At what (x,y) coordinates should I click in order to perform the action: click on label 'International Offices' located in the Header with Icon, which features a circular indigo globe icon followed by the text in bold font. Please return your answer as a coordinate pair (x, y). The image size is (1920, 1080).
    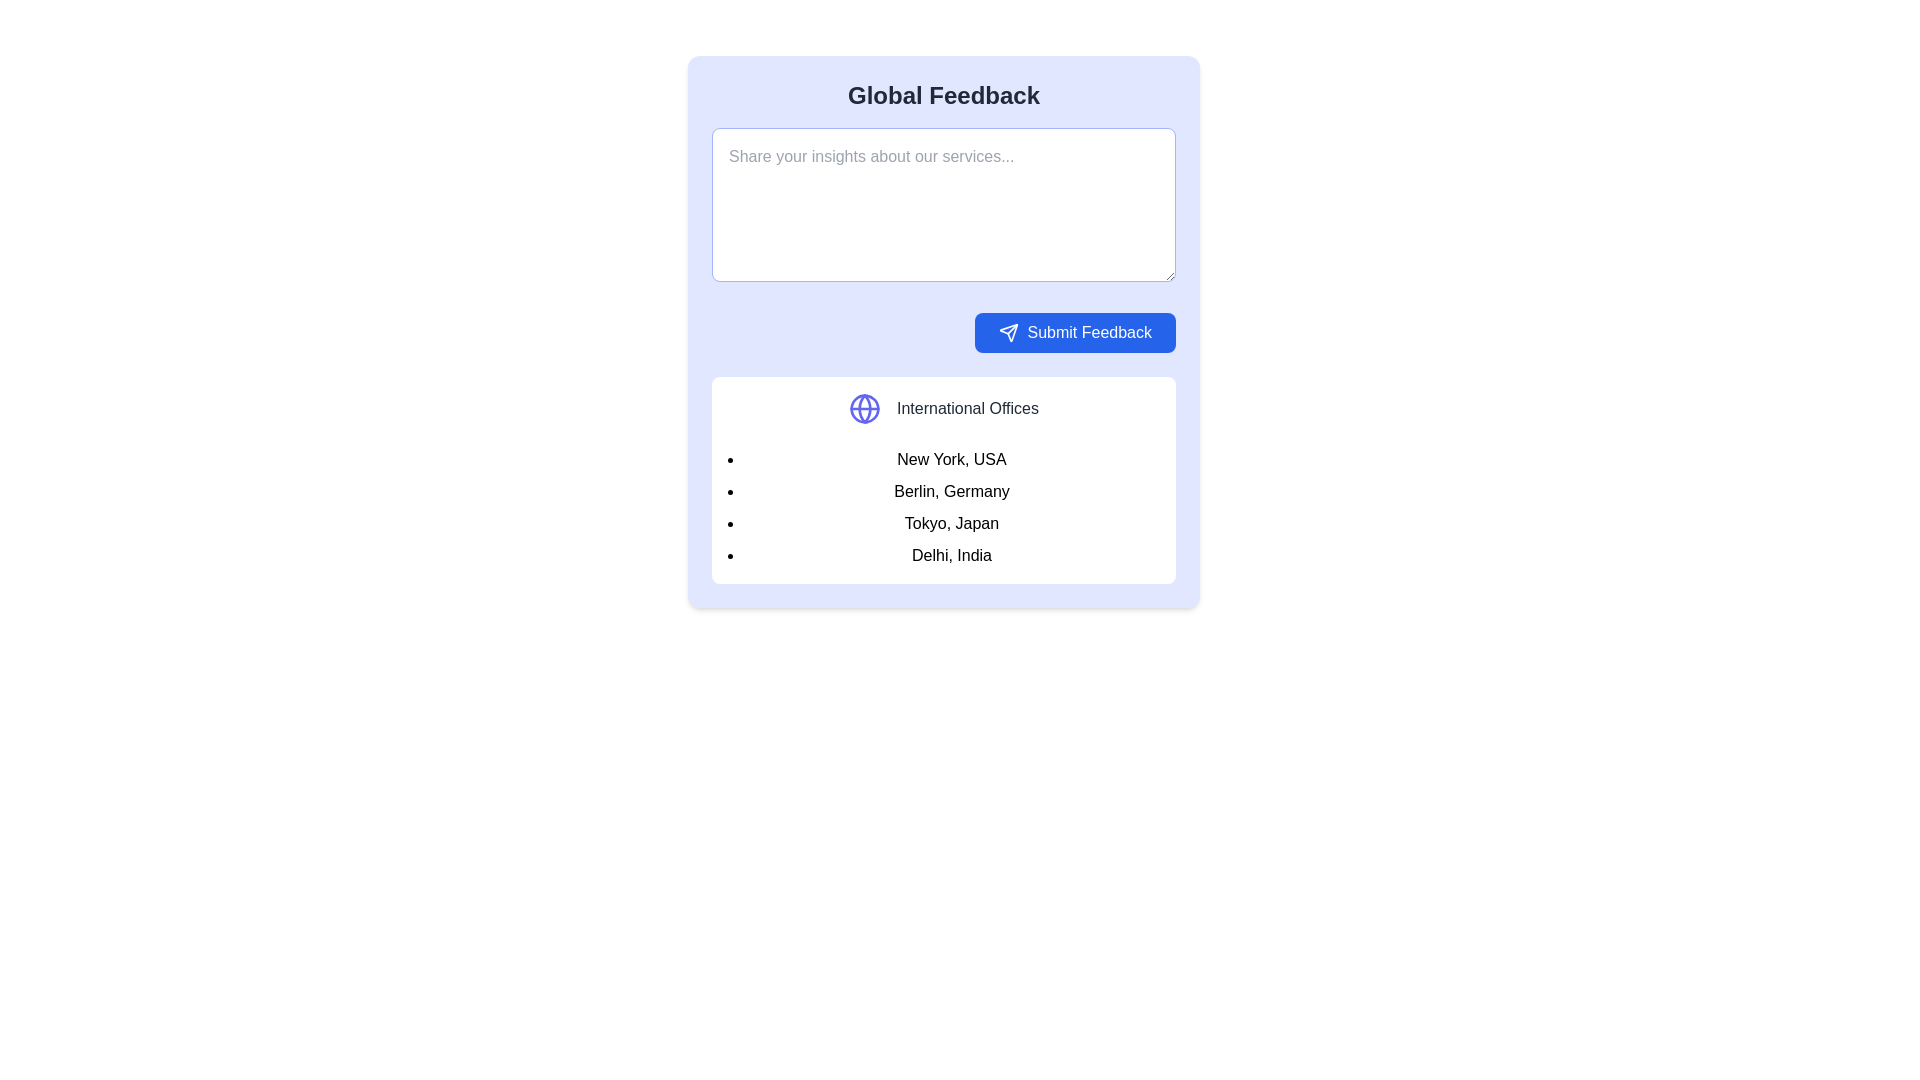
    Looking at the image, I should click on (943, 407).